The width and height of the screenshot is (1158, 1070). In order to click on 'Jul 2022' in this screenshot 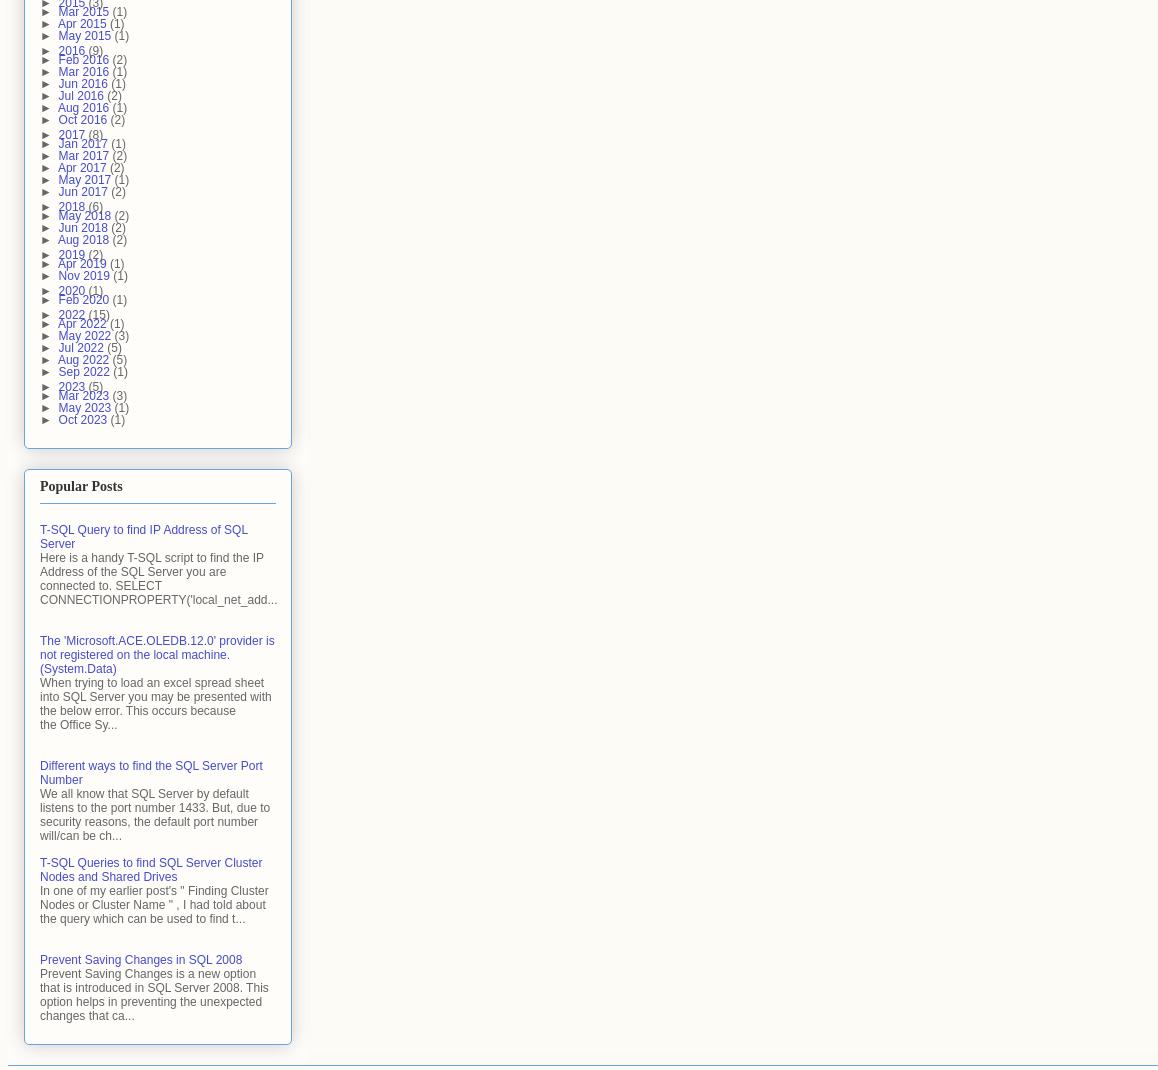, I will do `click(82, 347)`.